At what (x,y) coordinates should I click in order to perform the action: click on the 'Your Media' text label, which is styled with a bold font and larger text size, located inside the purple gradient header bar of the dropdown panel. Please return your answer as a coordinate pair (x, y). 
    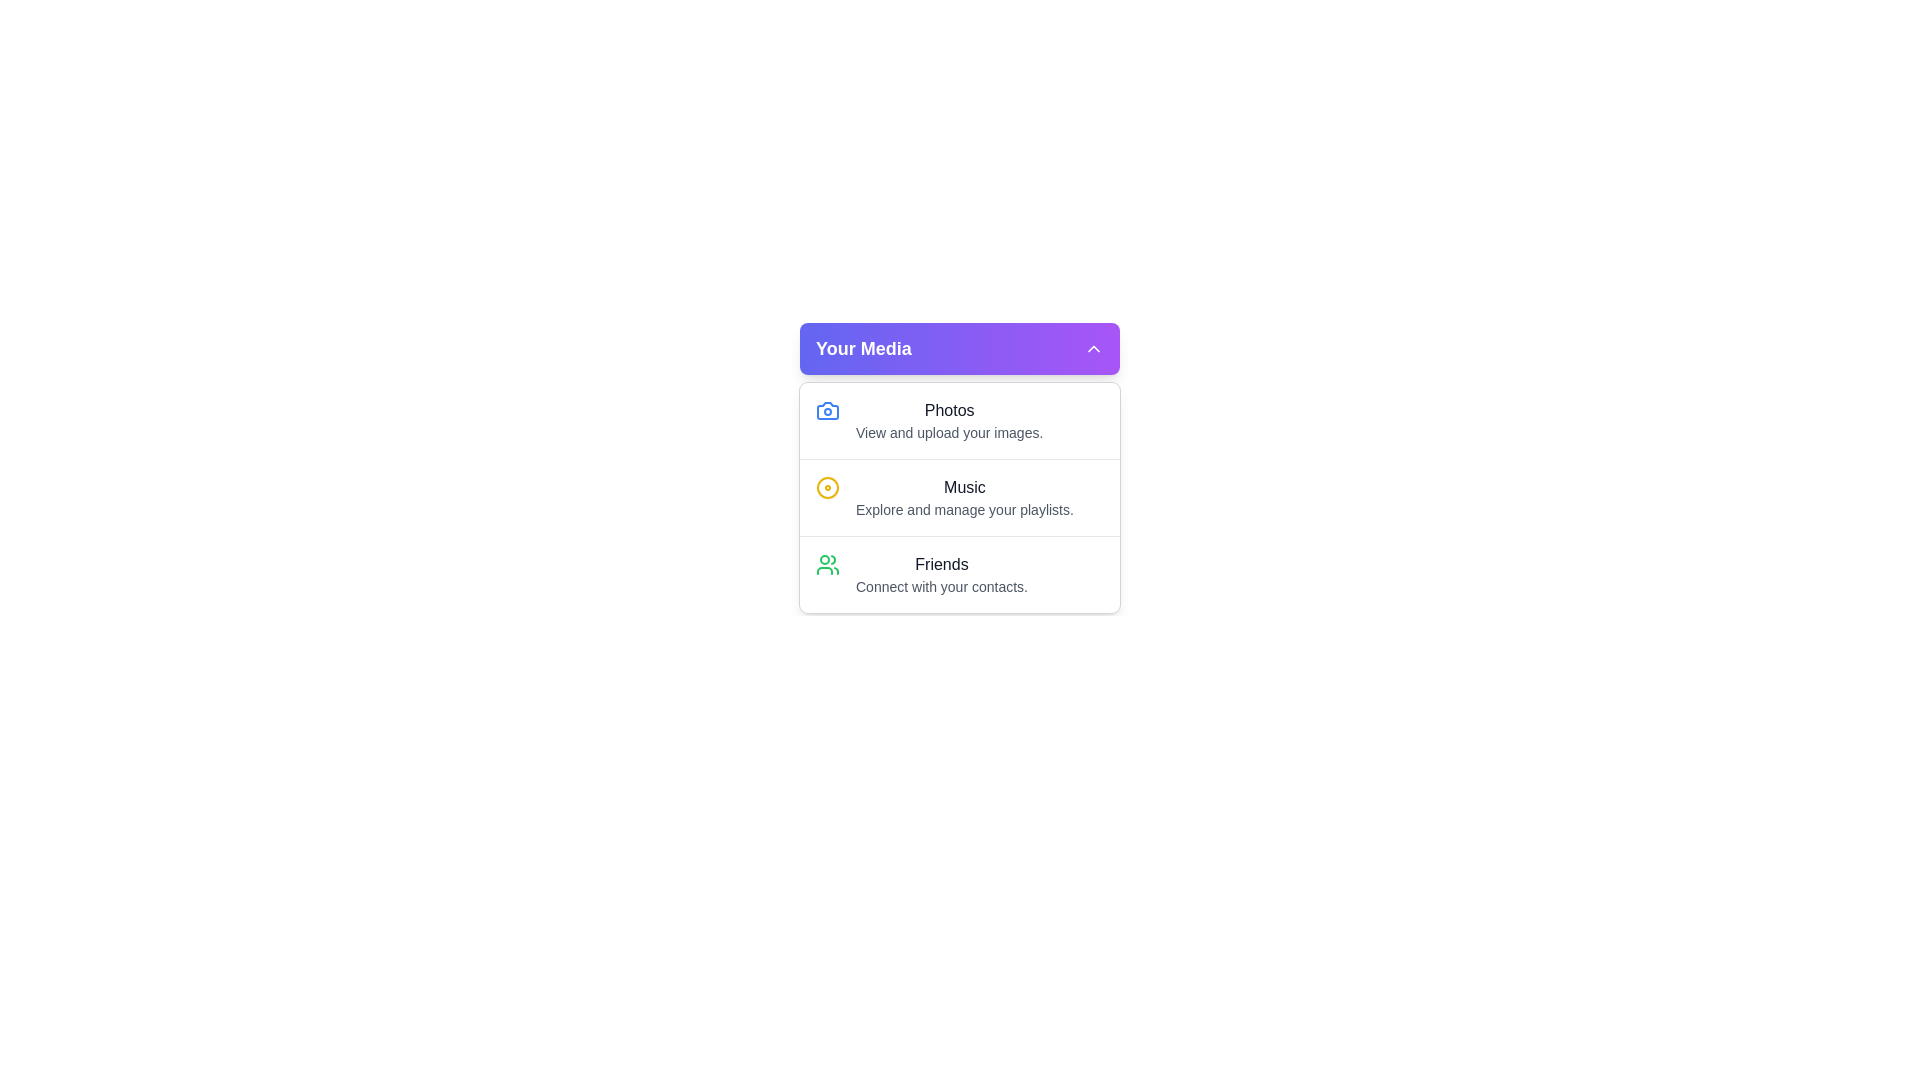
    Looking at the image, I should click on (863, 347).